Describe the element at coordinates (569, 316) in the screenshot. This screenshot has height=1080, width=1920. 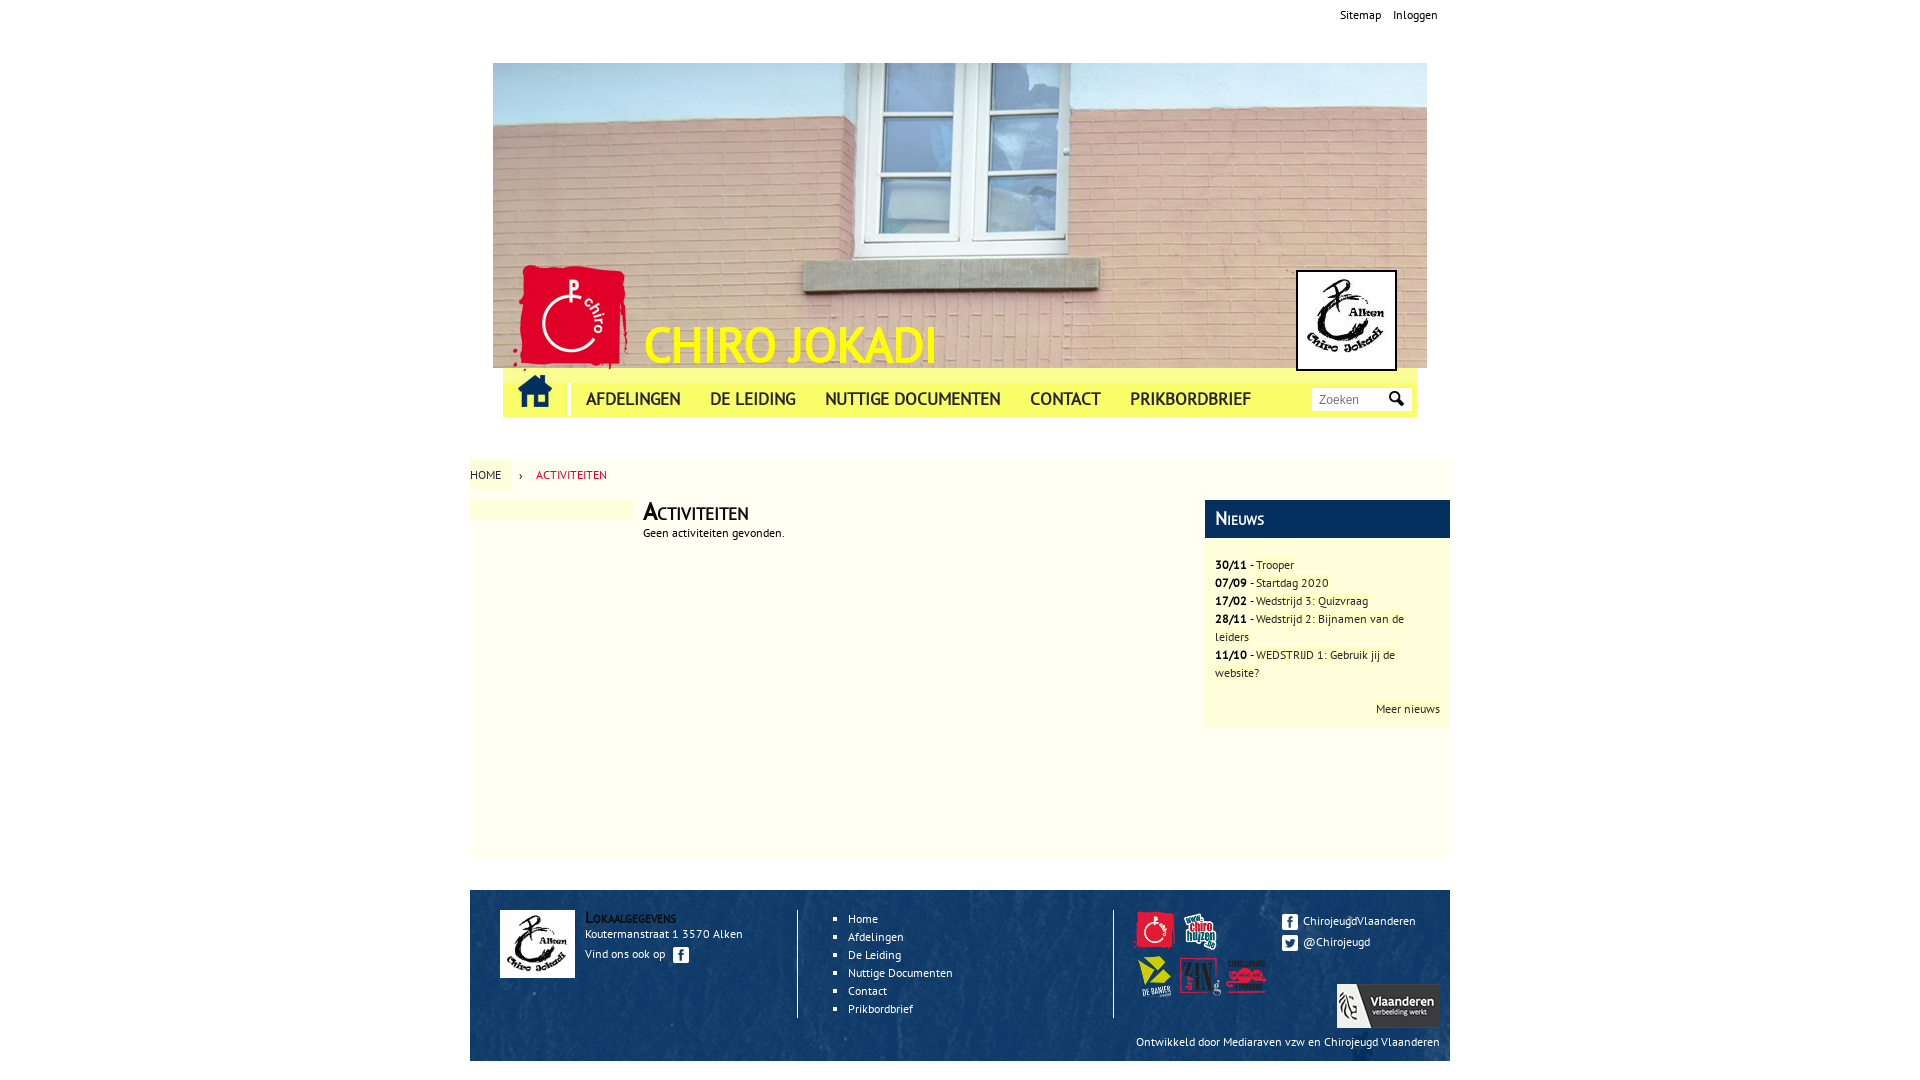
I see `'Home'` at that location.